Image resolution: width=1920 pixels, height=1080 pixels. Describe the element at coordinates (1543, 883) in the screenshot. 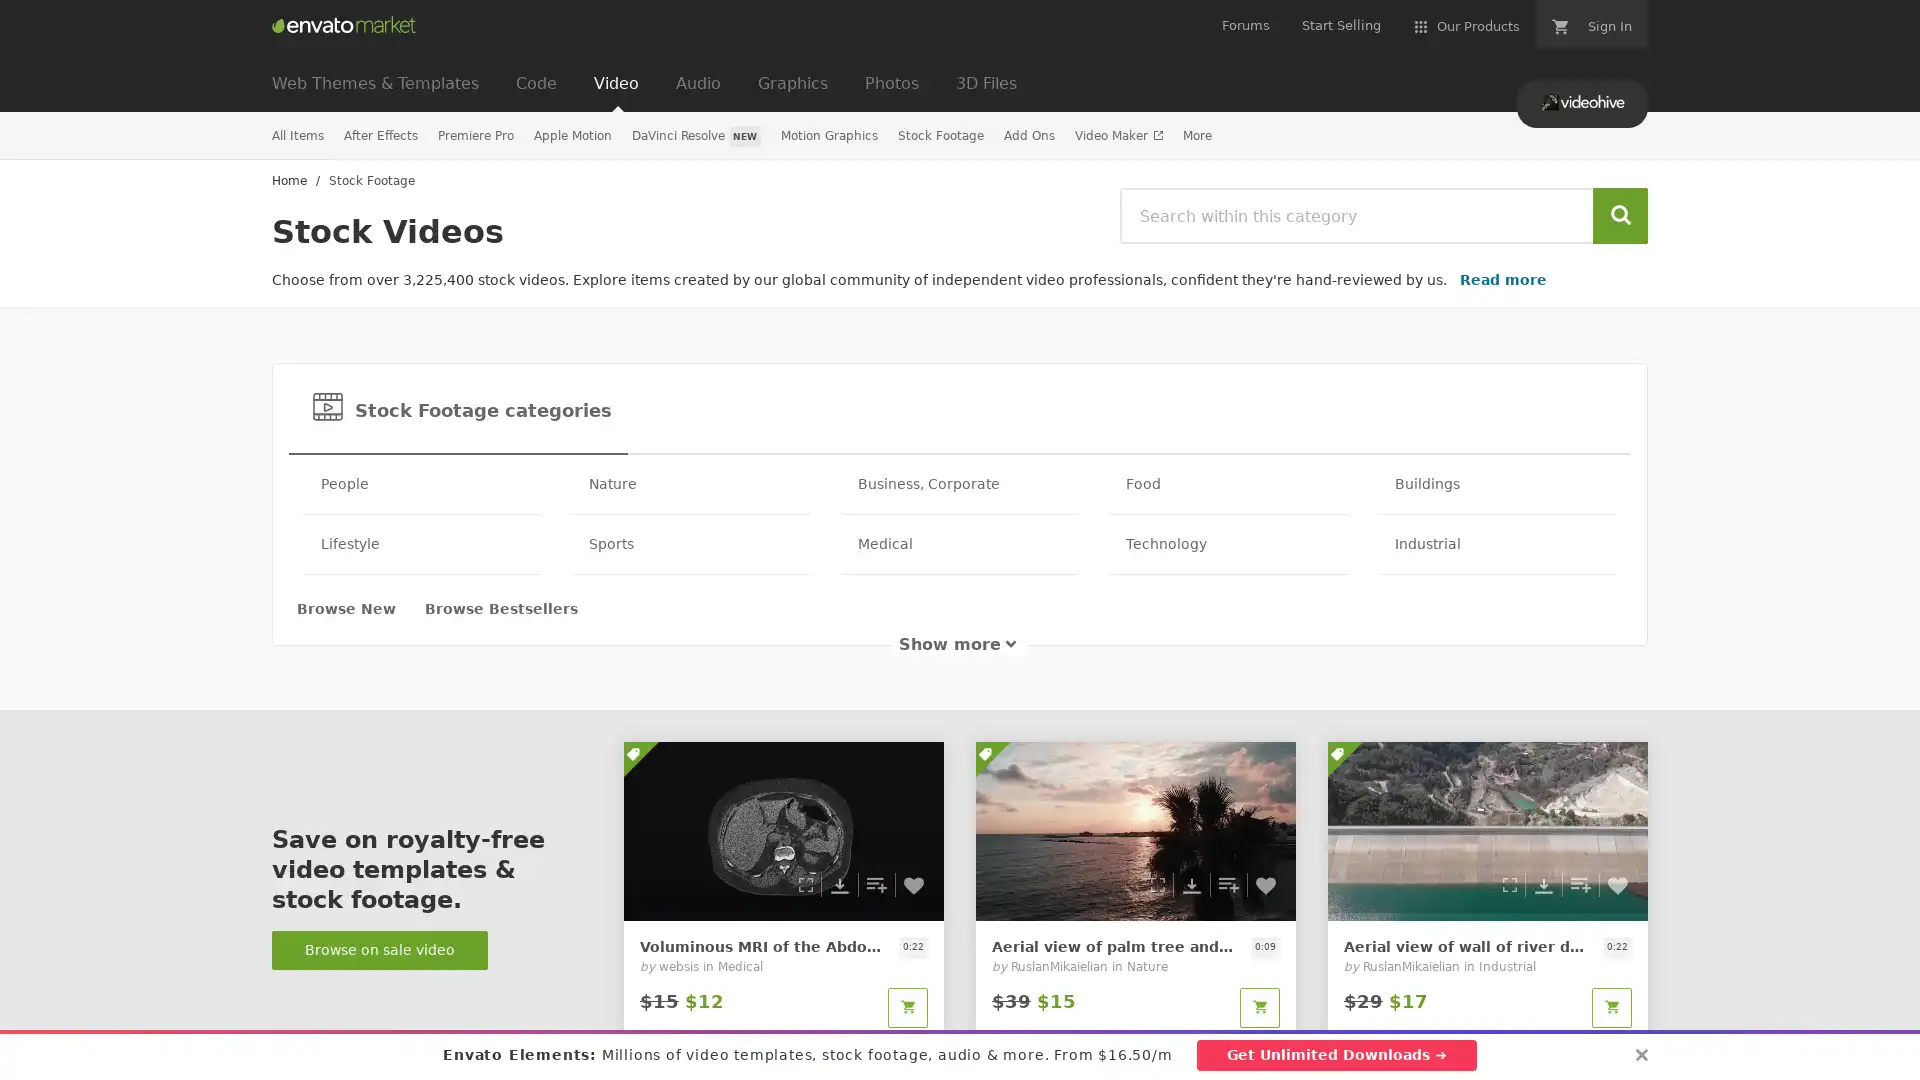

I see `Download preview` at that location.